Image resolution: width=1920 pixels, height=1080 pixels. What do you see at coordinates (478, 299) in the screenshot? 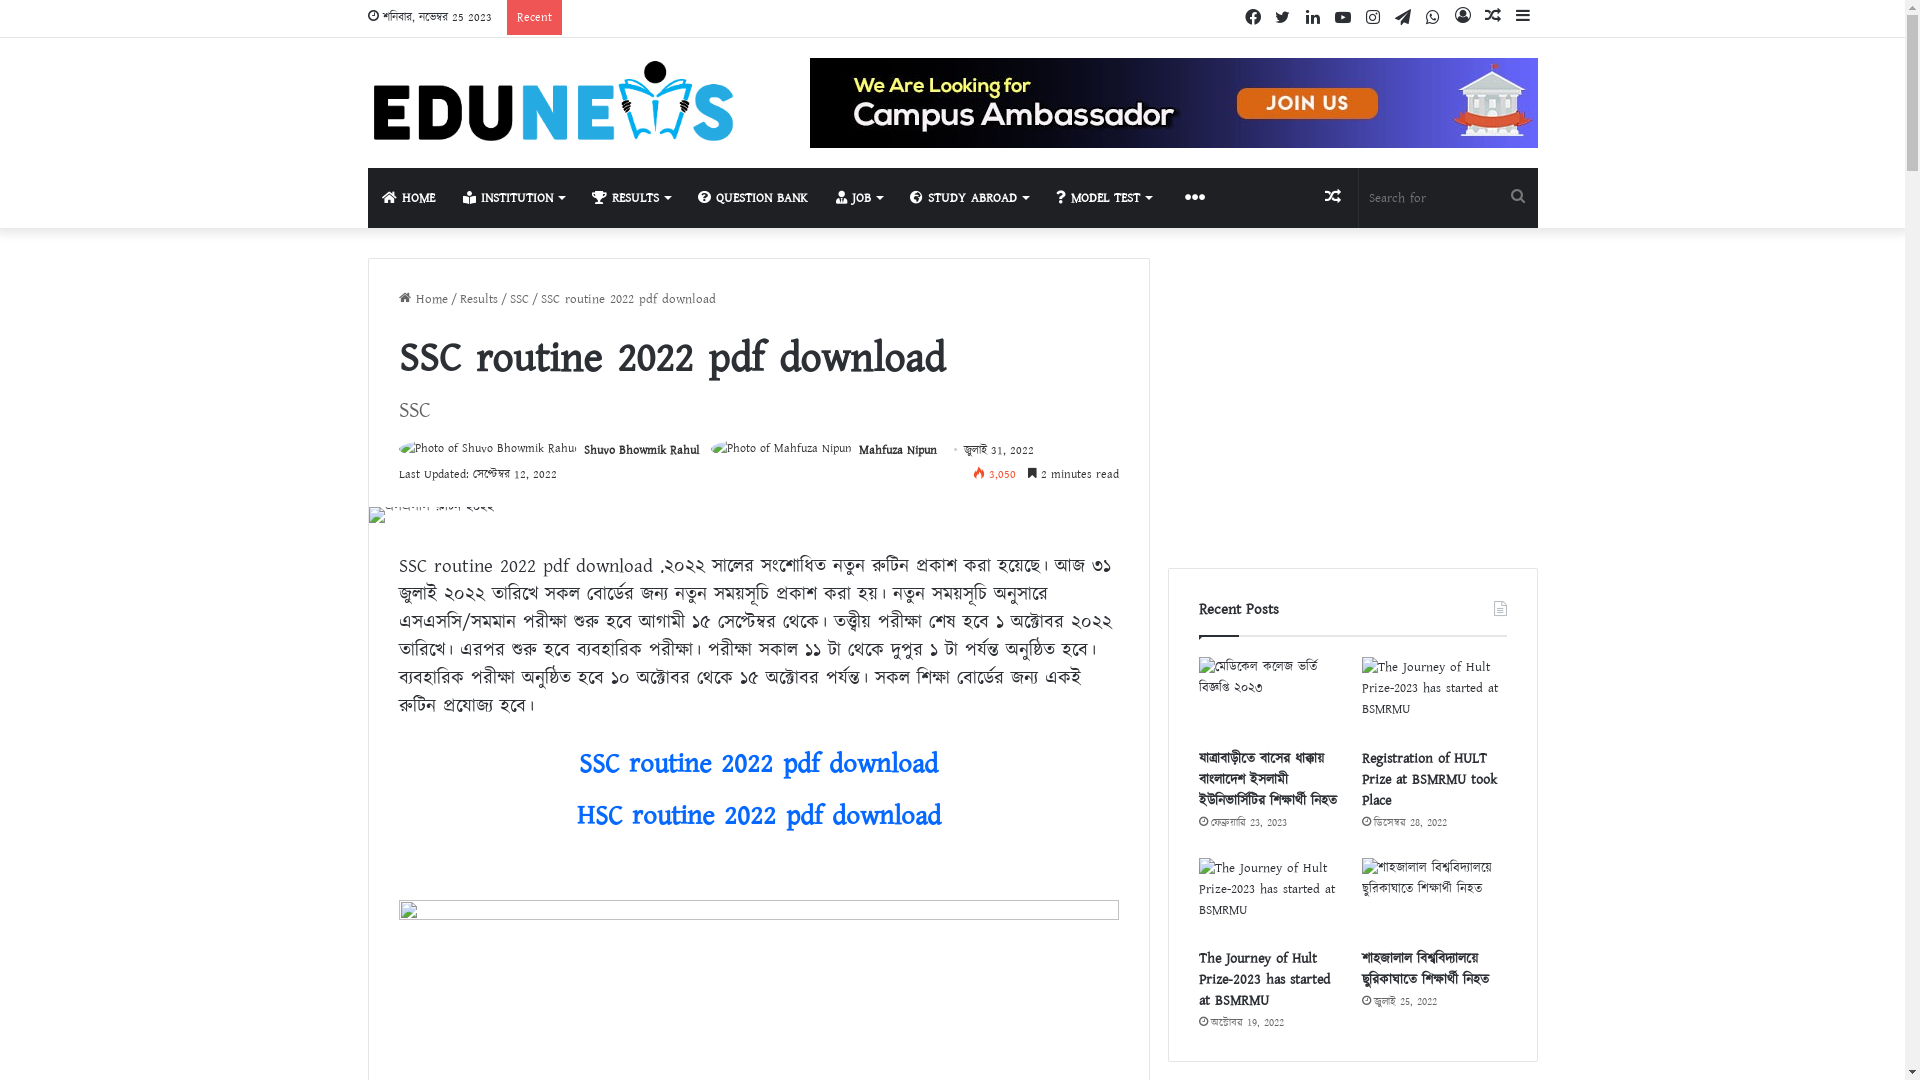
I see `'Results'` at bounding box center [478, 299].